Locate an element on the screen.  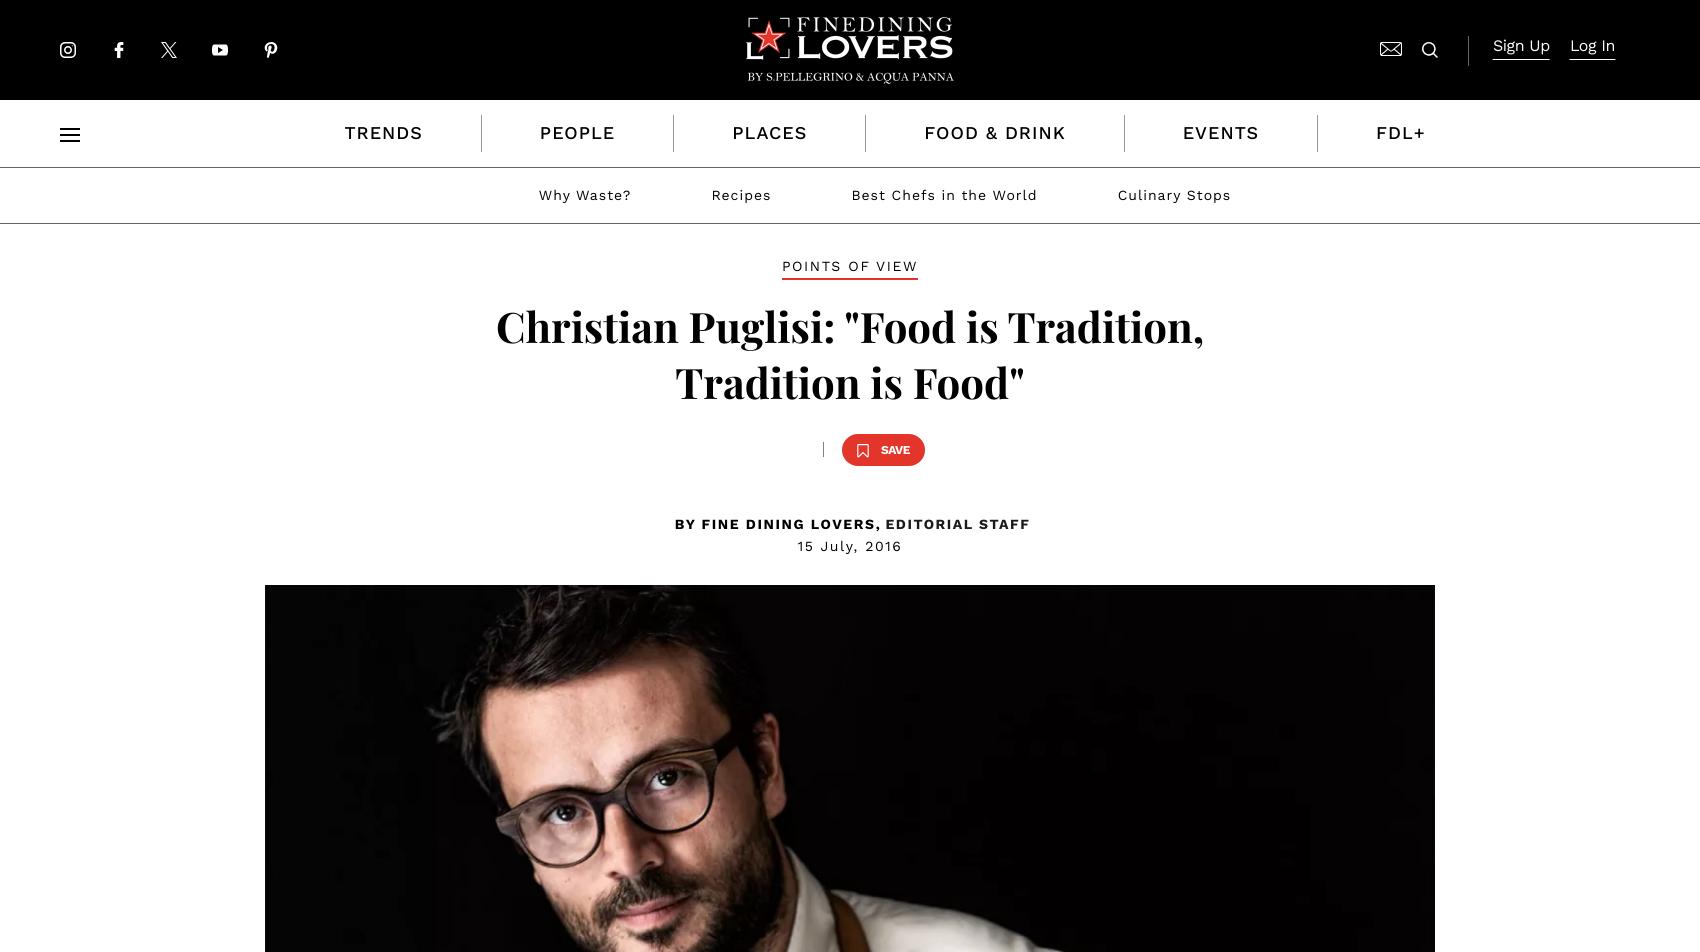
'Christian Puglisi: "Food is Tradition, Tradition is Food"' is located at coordinates (848, 353).